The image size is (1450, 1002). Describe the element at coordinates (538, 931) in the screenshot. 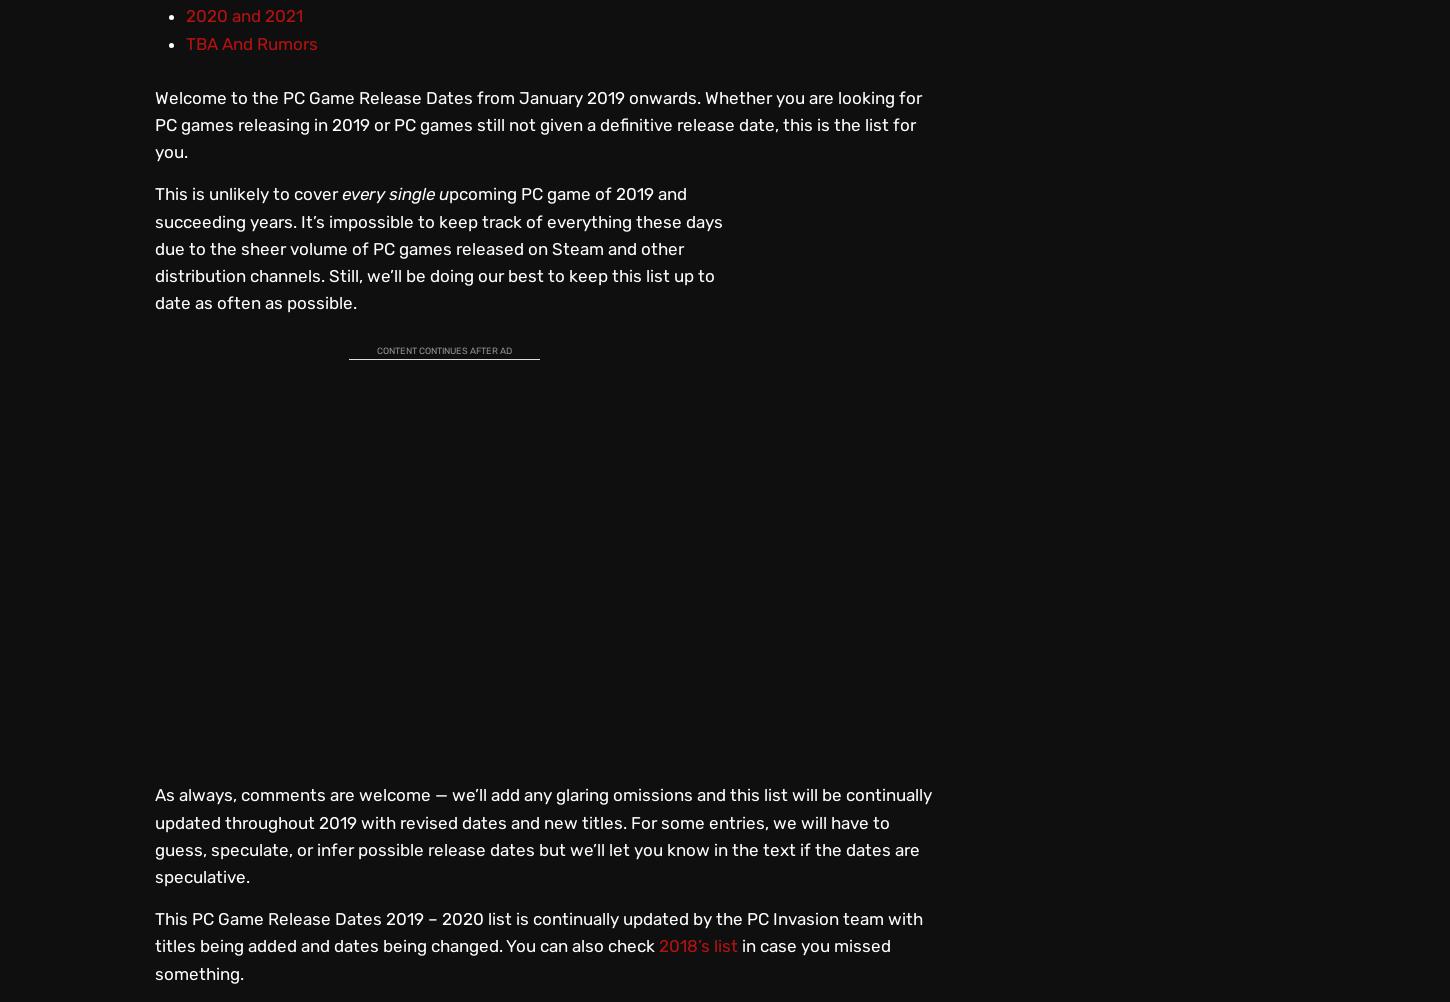

I see `'This PC Game Release Dates 2019 – 2020 list is continually updated by the PC Invasion team with titles being added and dates being changed. You can also check'` at that location.